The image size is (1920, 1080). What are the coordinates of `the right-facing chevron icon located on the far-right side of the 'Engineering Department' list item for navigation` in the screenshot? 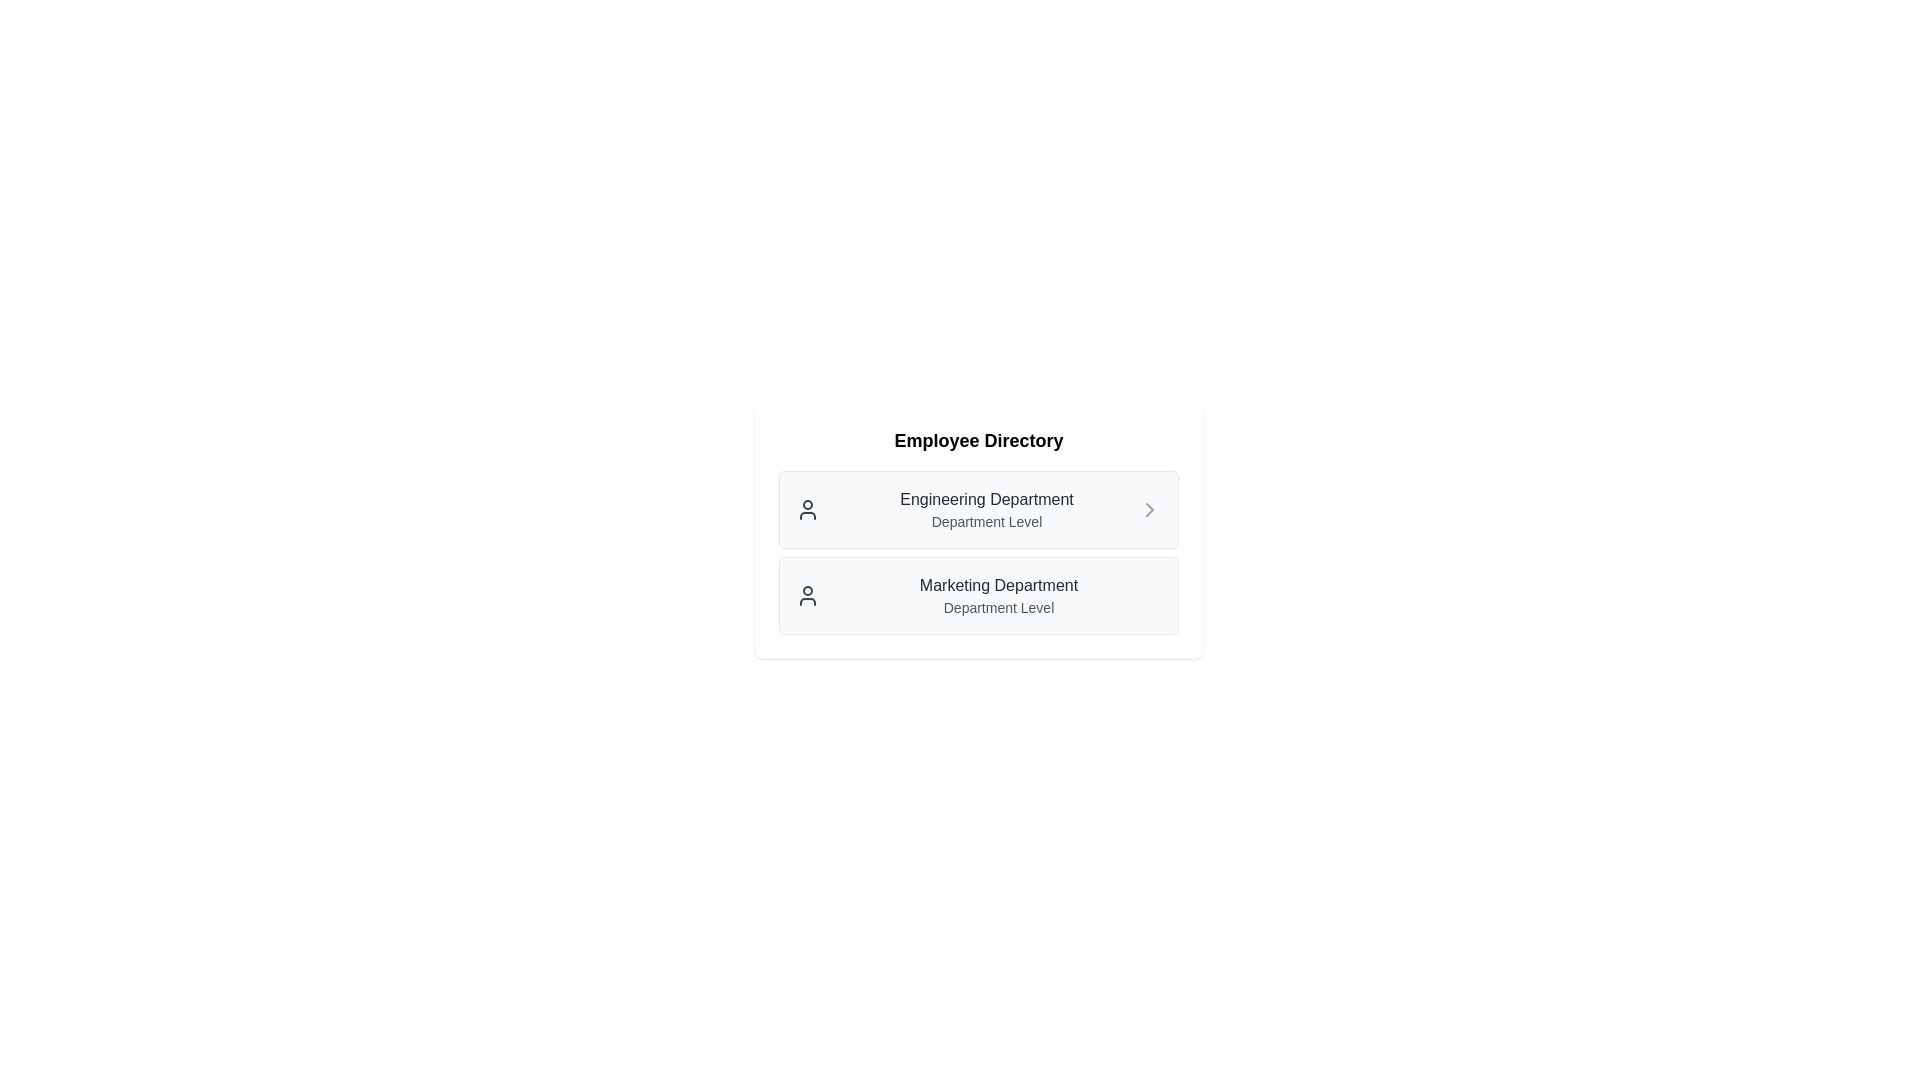 It's located at (1150, 508).